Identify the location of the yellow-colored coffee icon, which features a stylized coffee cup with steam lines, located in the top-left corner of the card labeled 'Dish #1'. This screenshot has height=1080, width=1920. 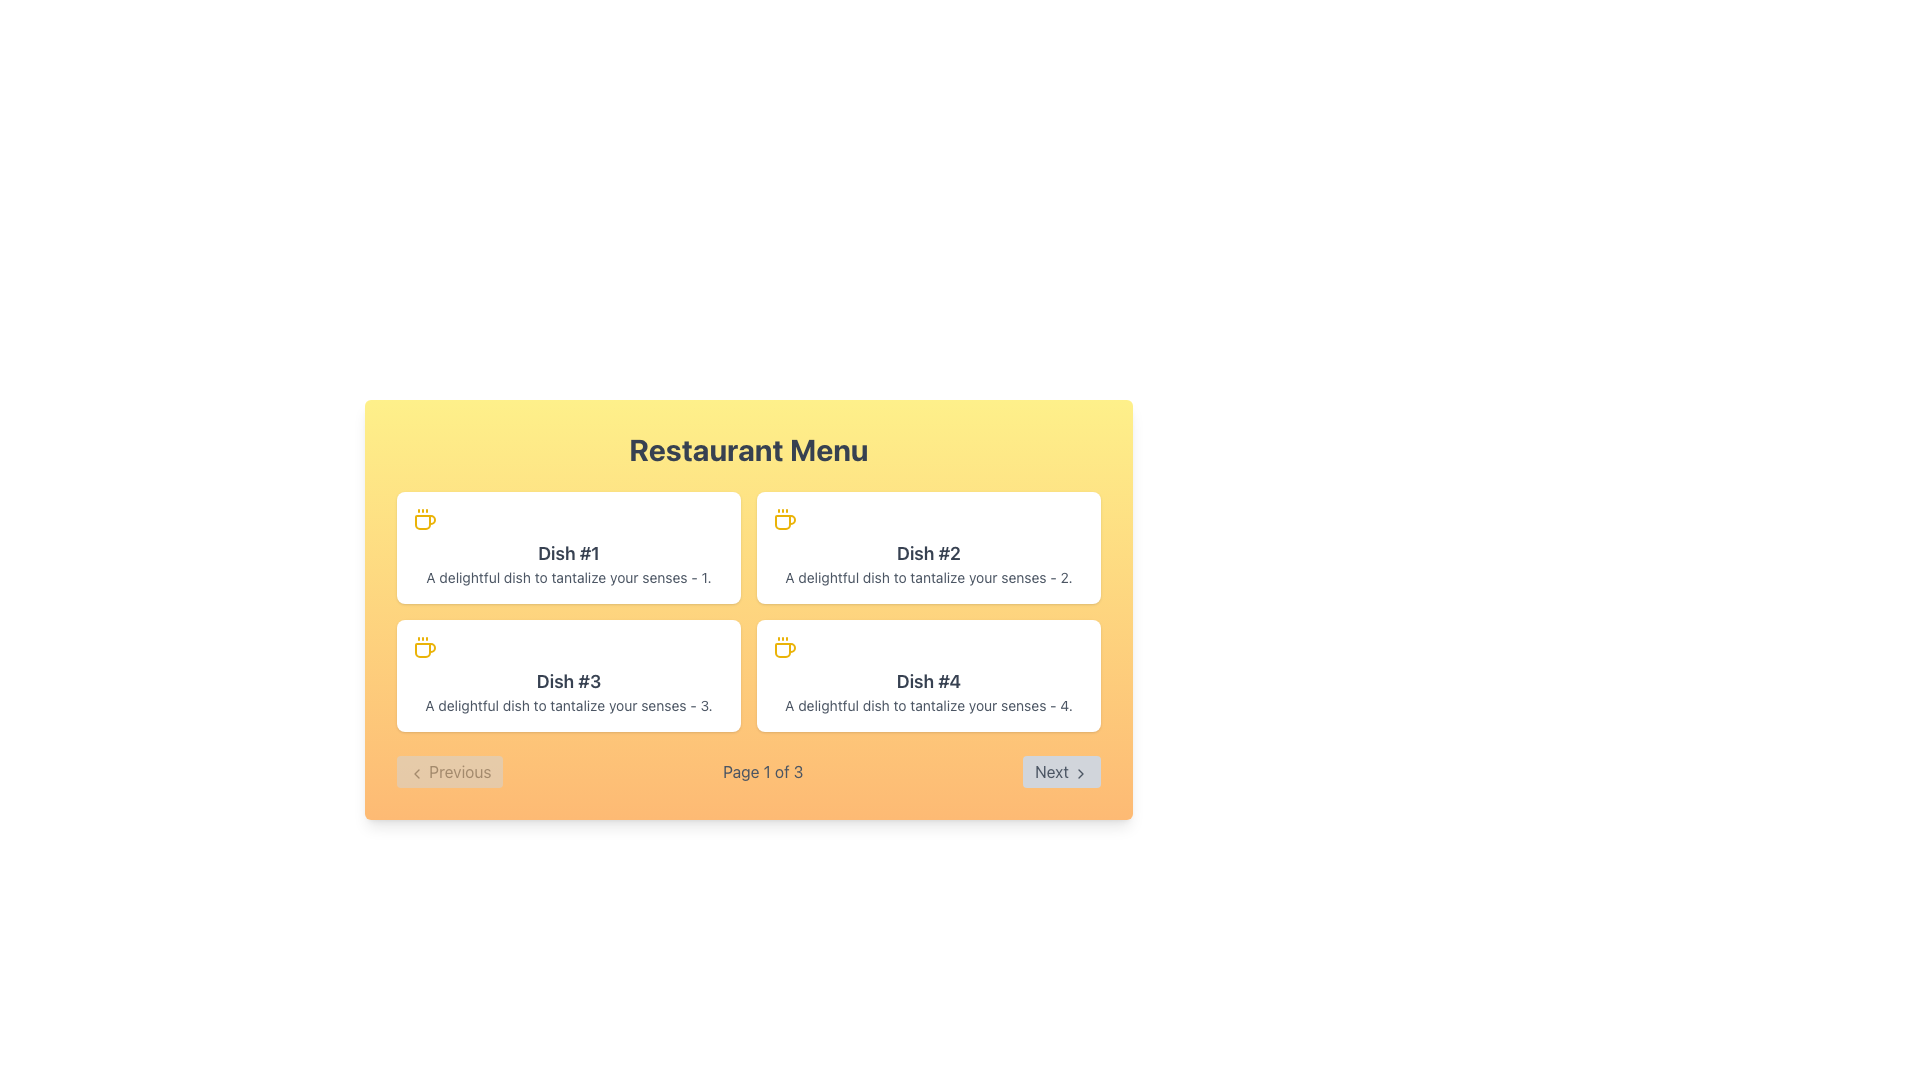
(424, 519).